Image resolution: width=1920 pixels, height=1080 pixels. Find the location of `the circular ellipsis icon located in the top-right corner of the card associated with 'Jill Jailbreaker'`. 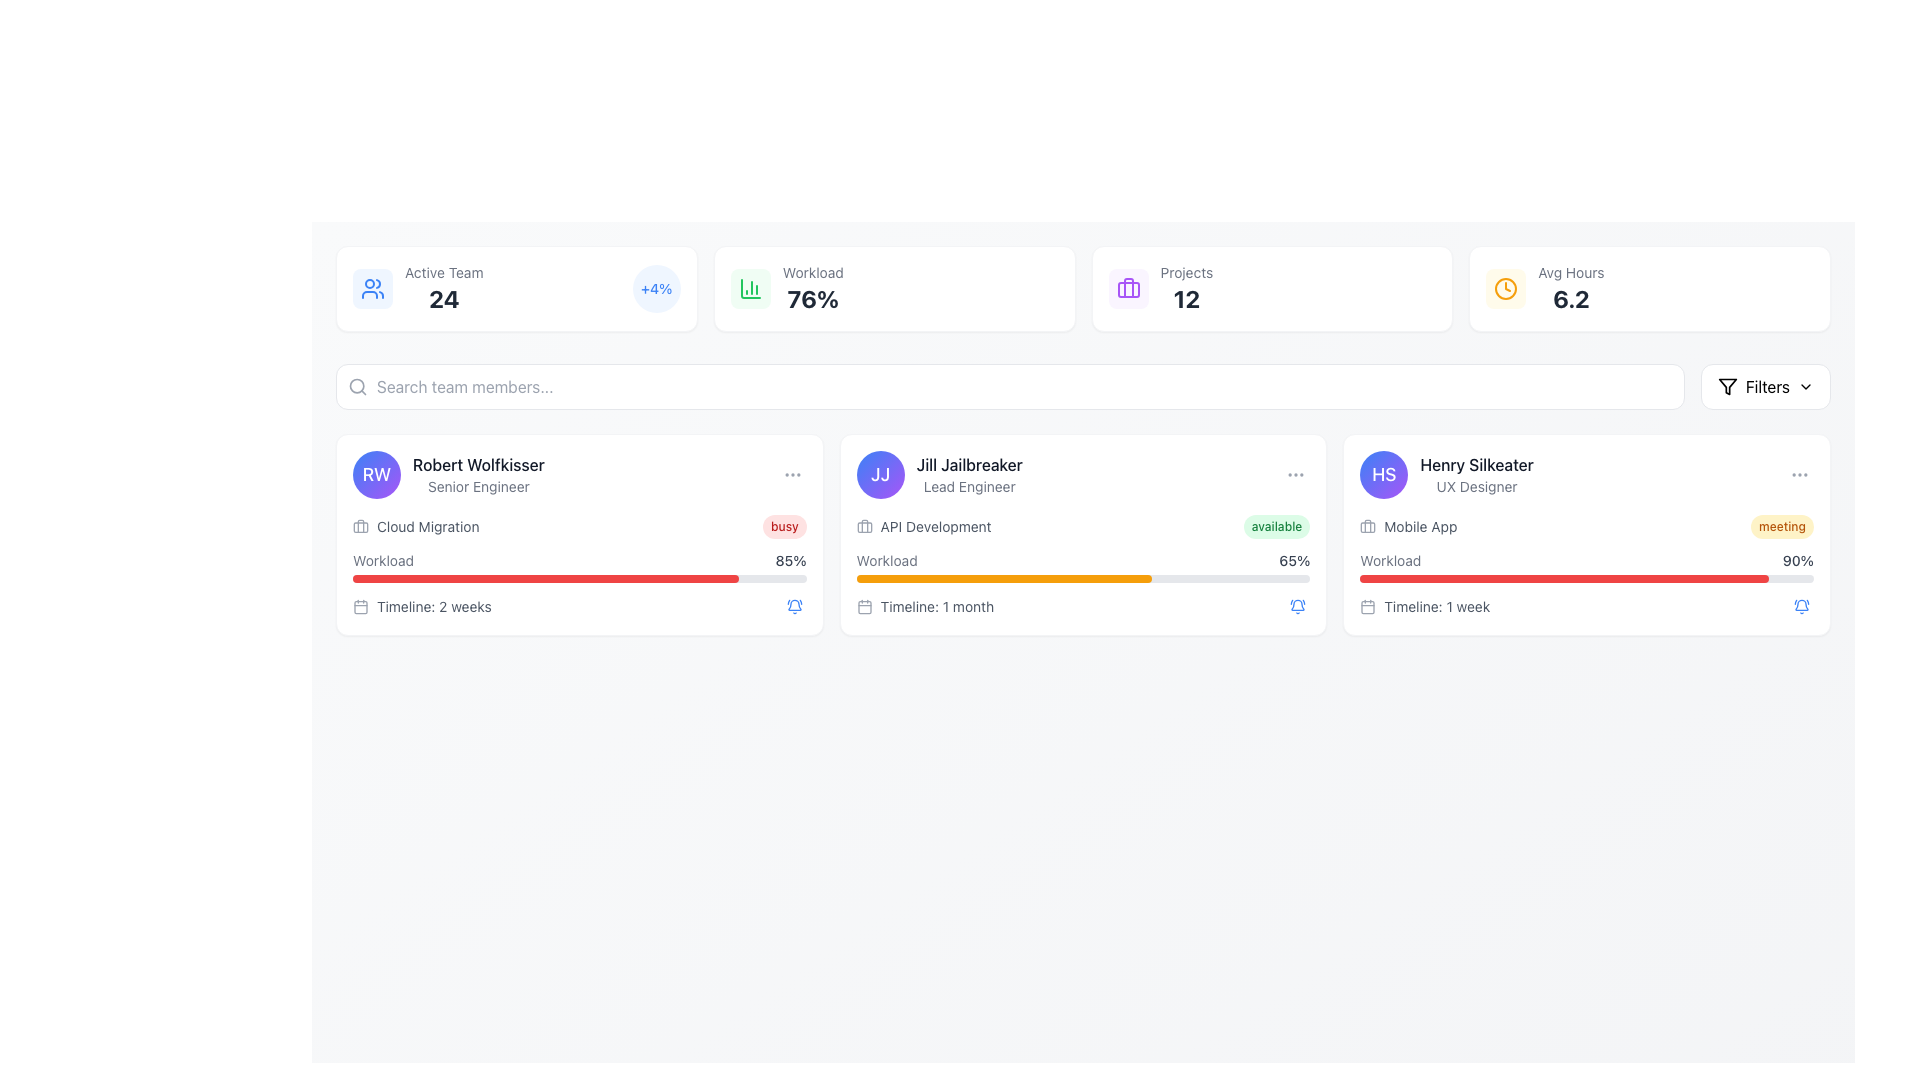

the circular ellipsis icon located in the top-right corner of the card associated with 'Jill Jailbreaker' is located at coordinates (1296, 474).